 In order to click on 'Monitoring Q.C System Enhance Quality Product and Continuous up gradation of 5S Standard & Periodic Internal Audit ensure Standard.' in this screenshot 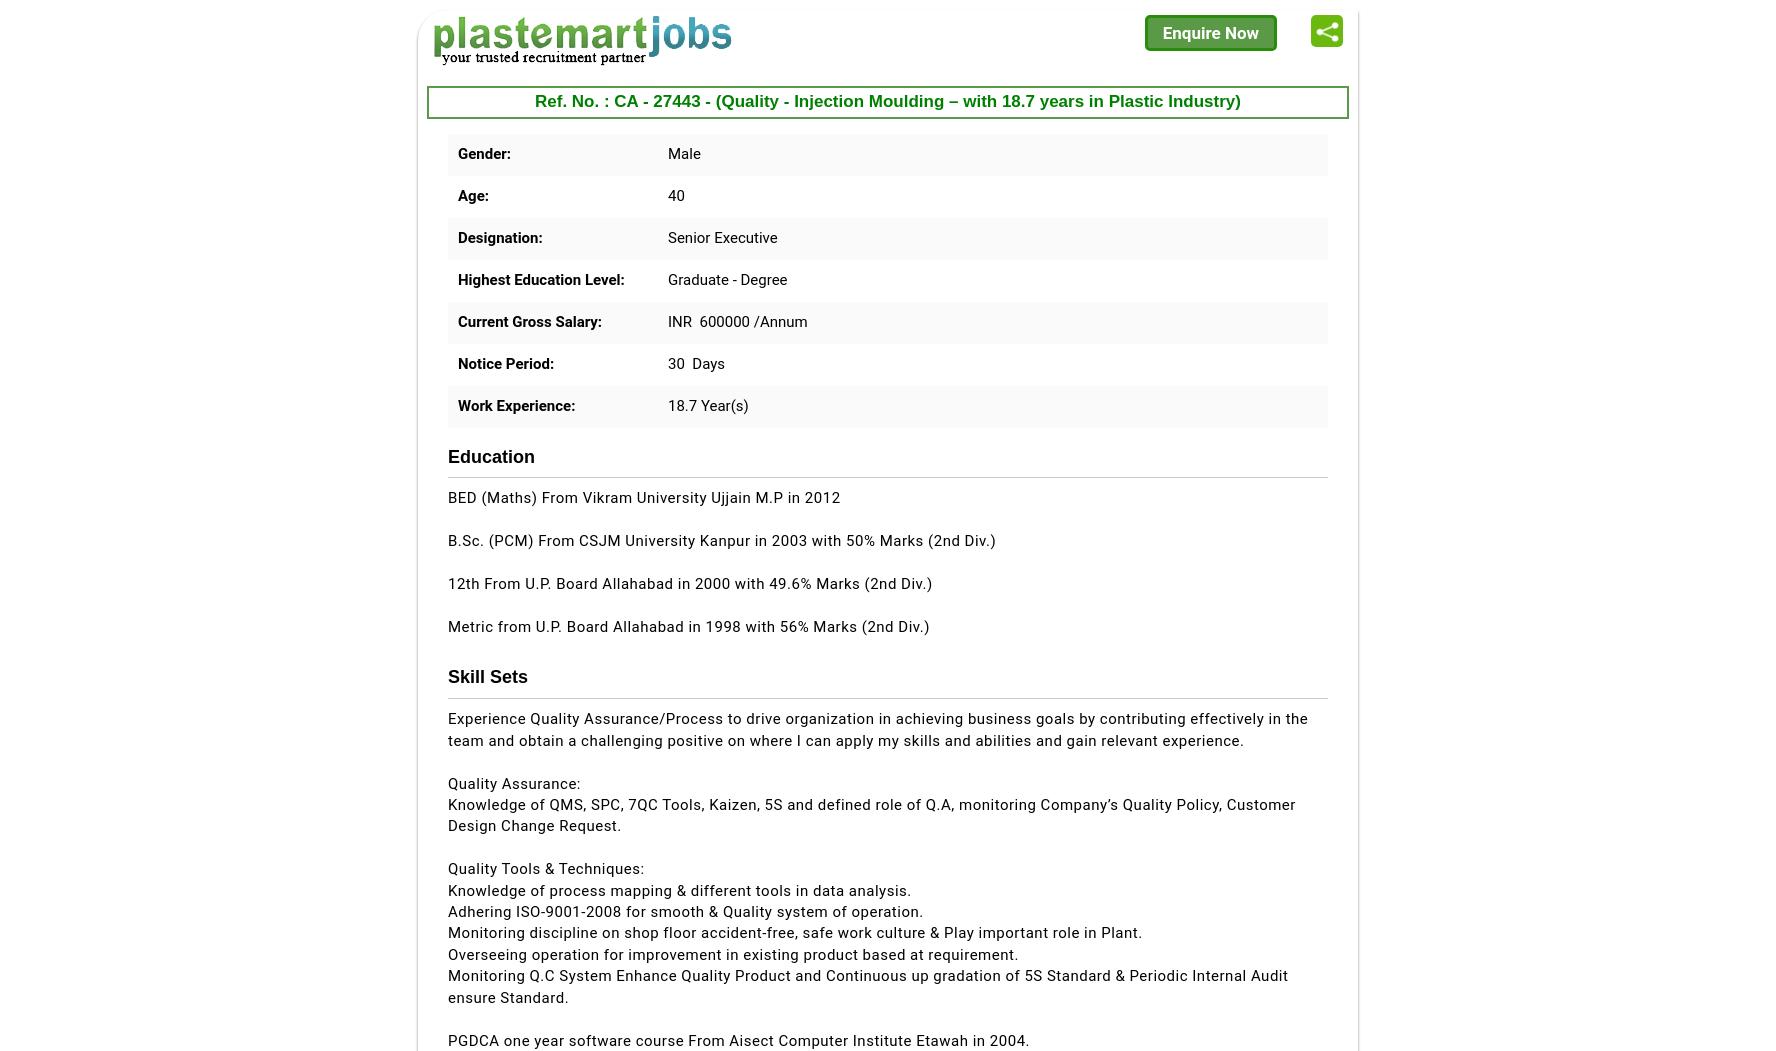, I will do `click(867, 986)`.